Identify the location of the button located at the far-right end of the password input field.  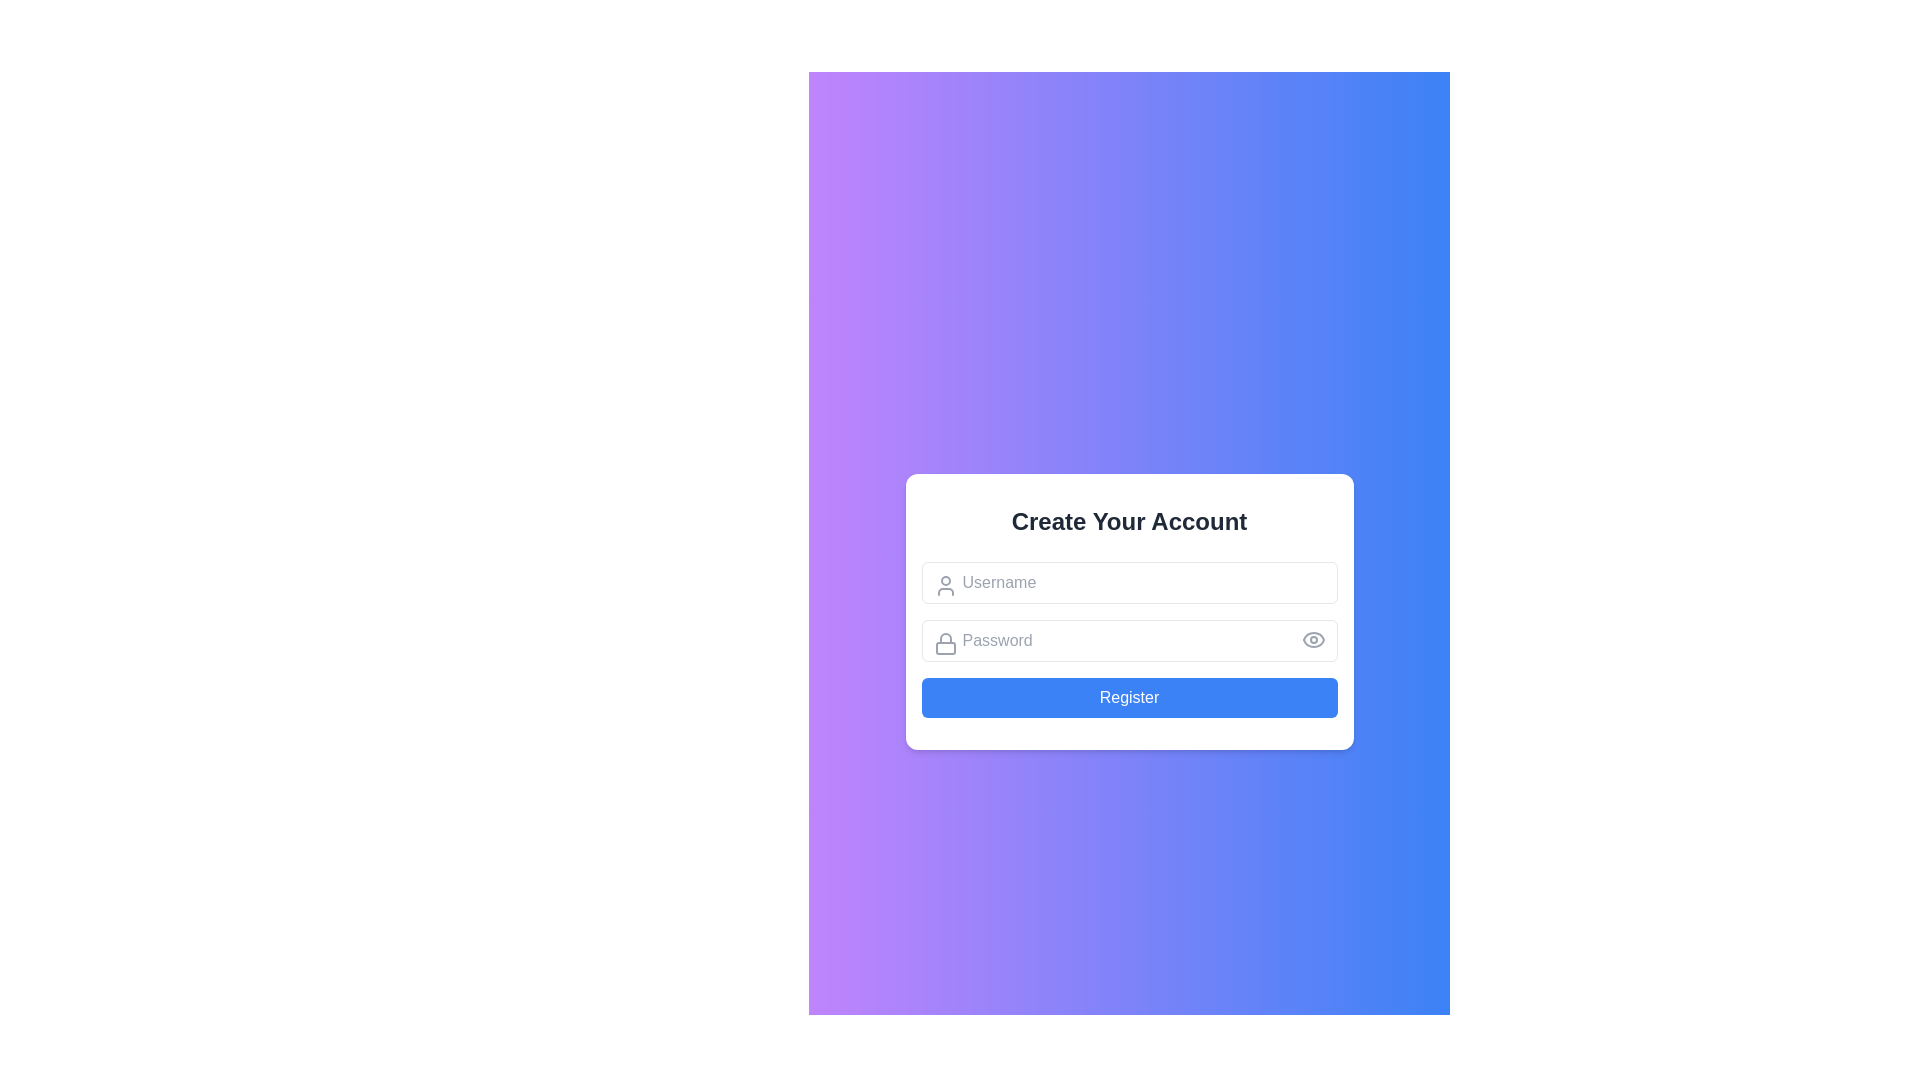
(1313, 640).